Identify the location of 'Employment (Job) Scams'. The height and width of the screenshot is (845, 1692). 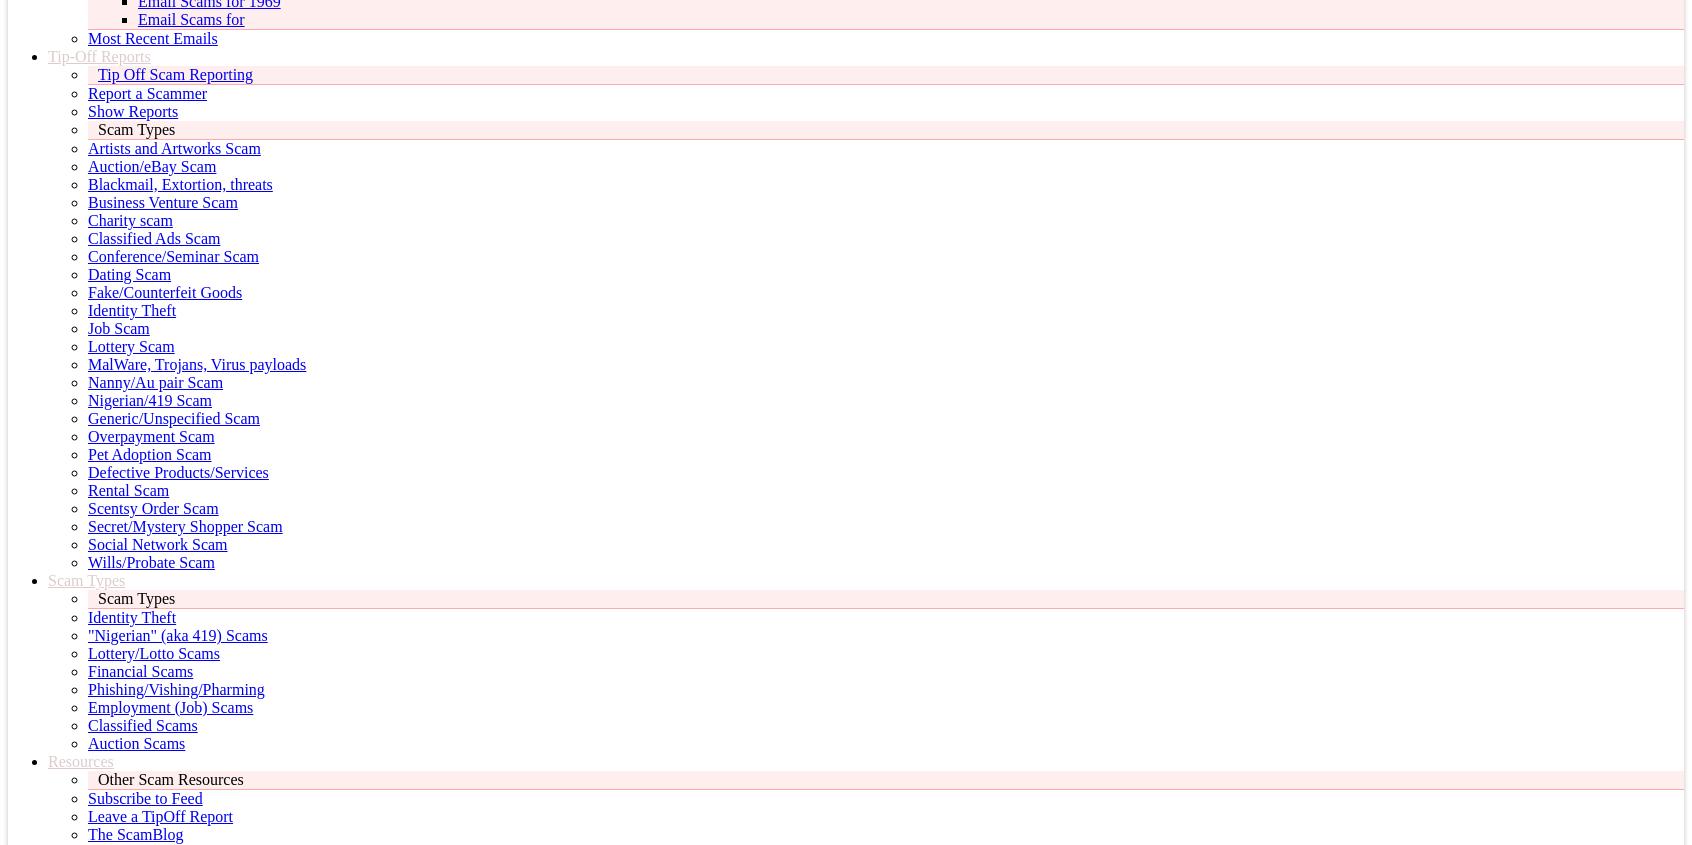
(169, 706).